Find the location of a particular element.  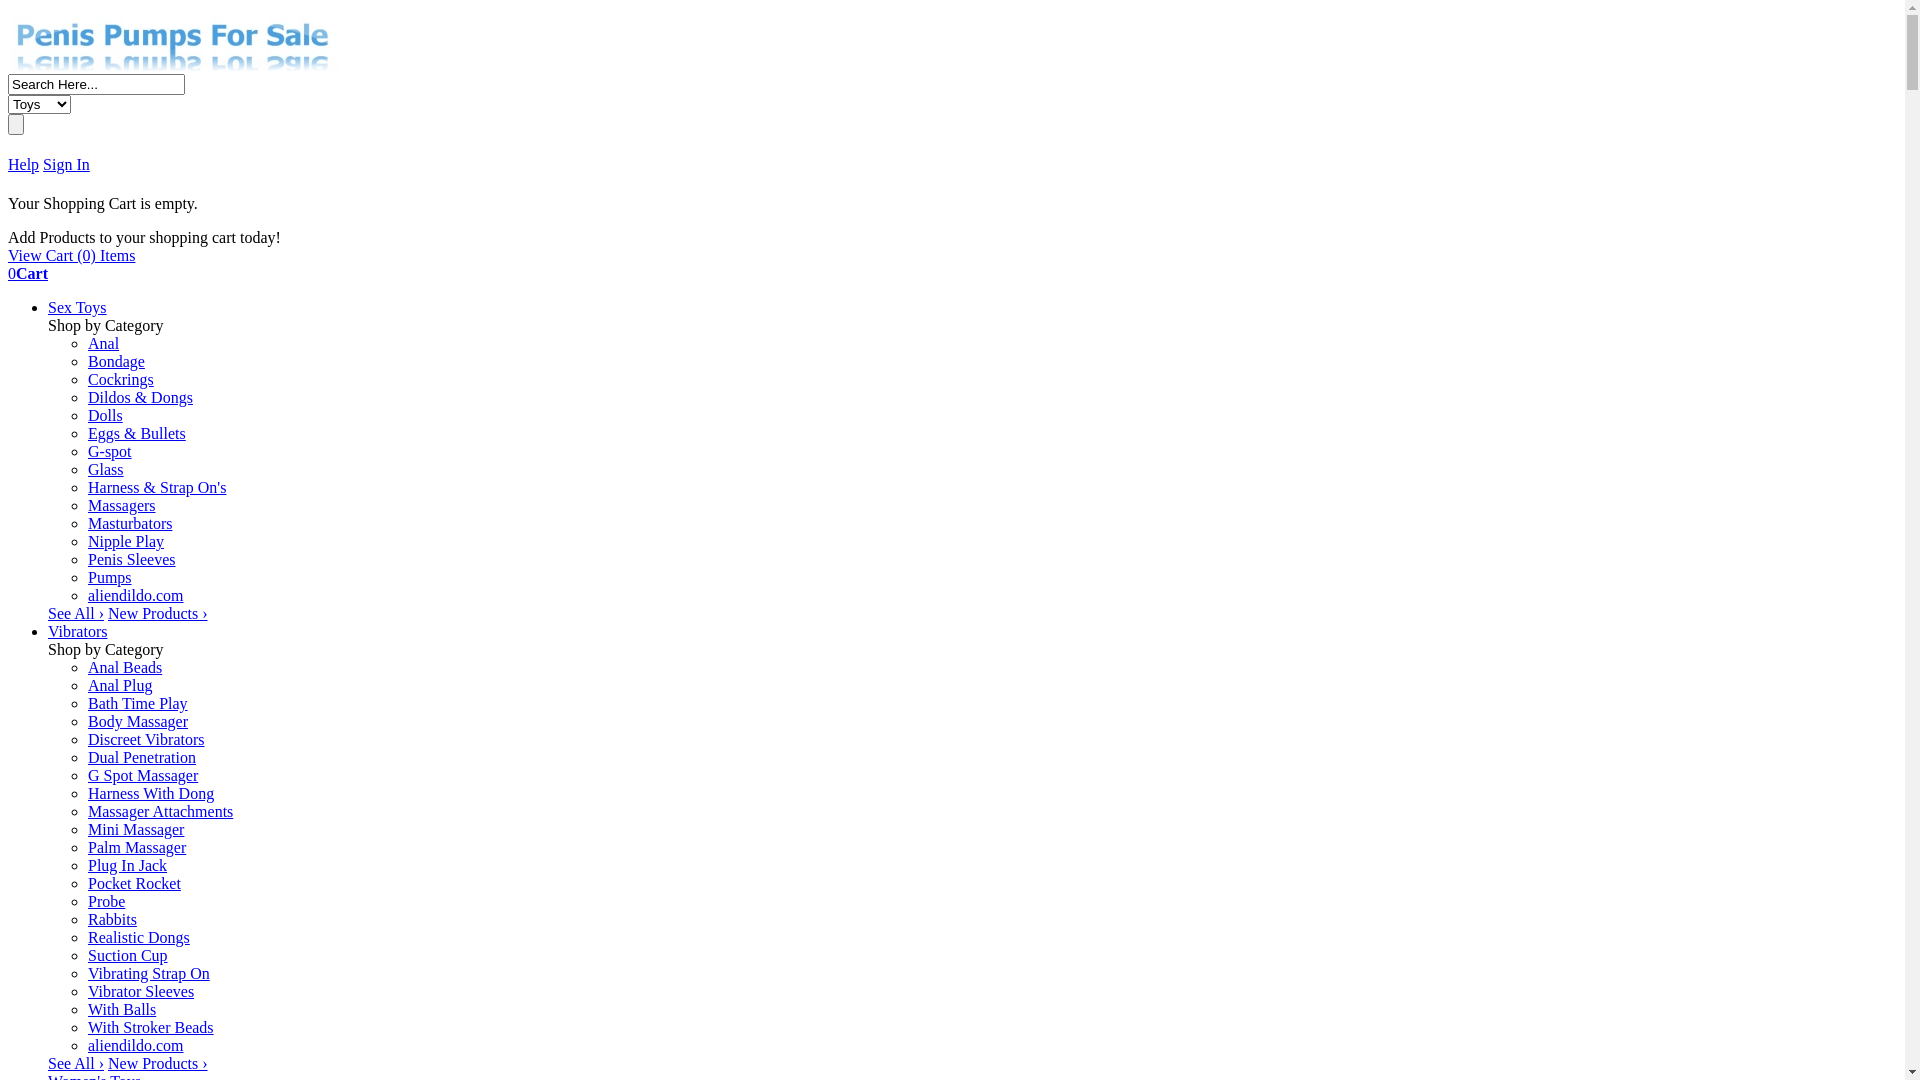

'Shop.penispumpsforsale.com' is located at coordinates (176, 64).